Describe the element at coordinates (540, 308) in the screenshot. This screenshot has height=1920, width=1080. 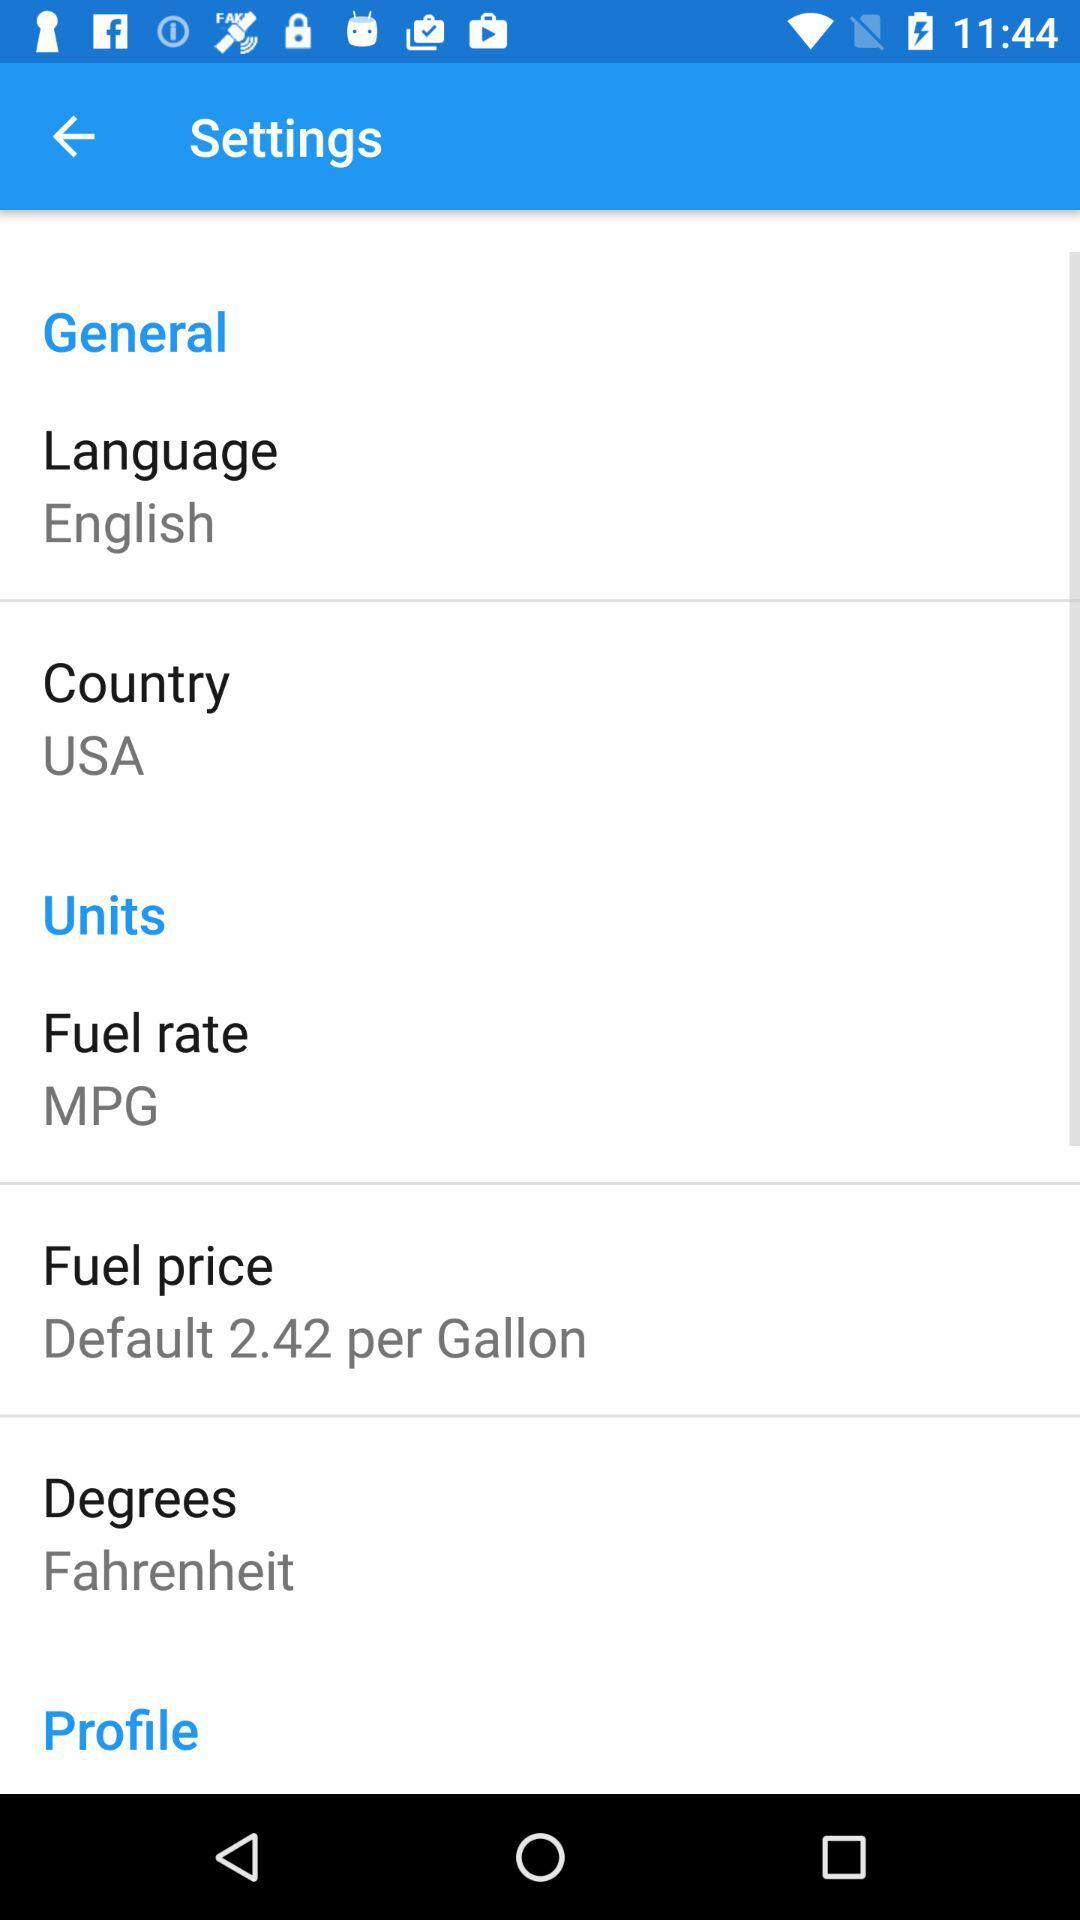
I see `the general icon` at that location.